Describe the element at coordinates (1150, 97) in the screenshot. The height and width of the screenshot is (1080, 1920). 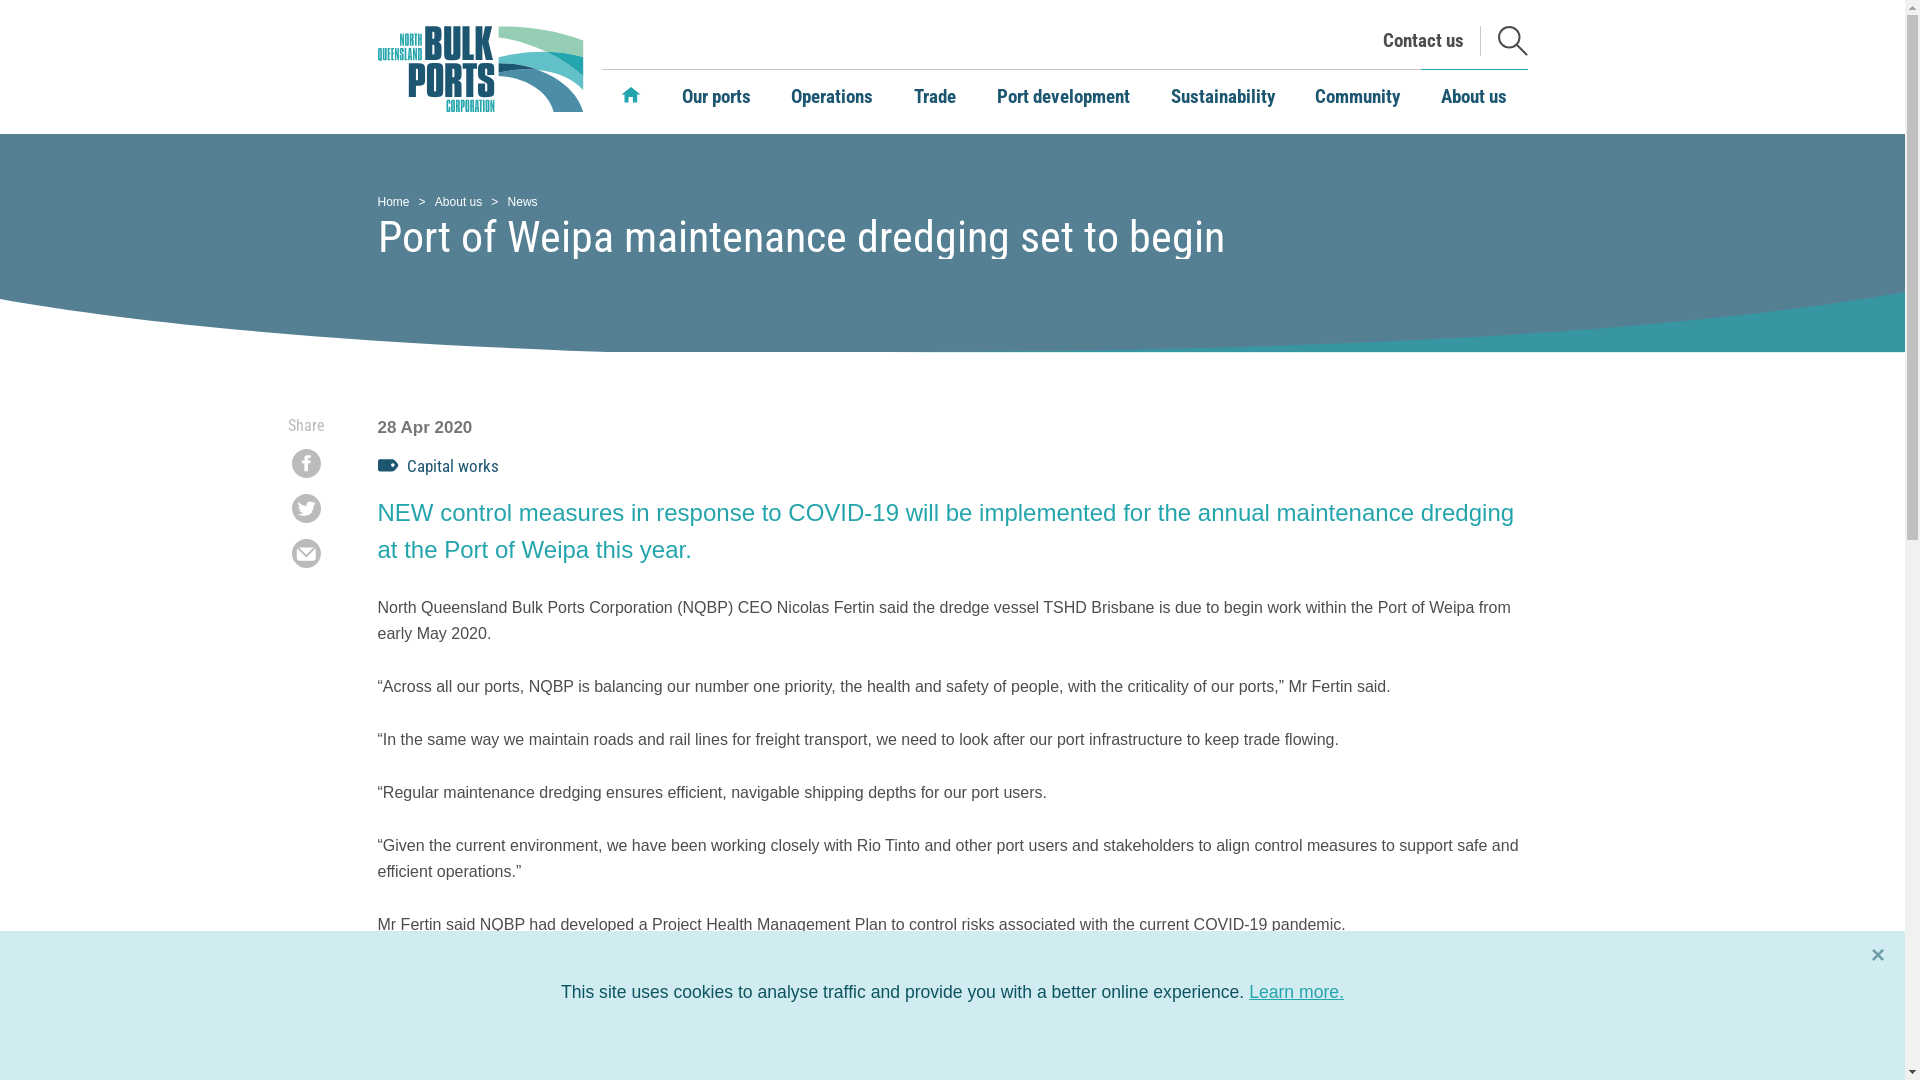
I see `'Sustainability'` at that location.